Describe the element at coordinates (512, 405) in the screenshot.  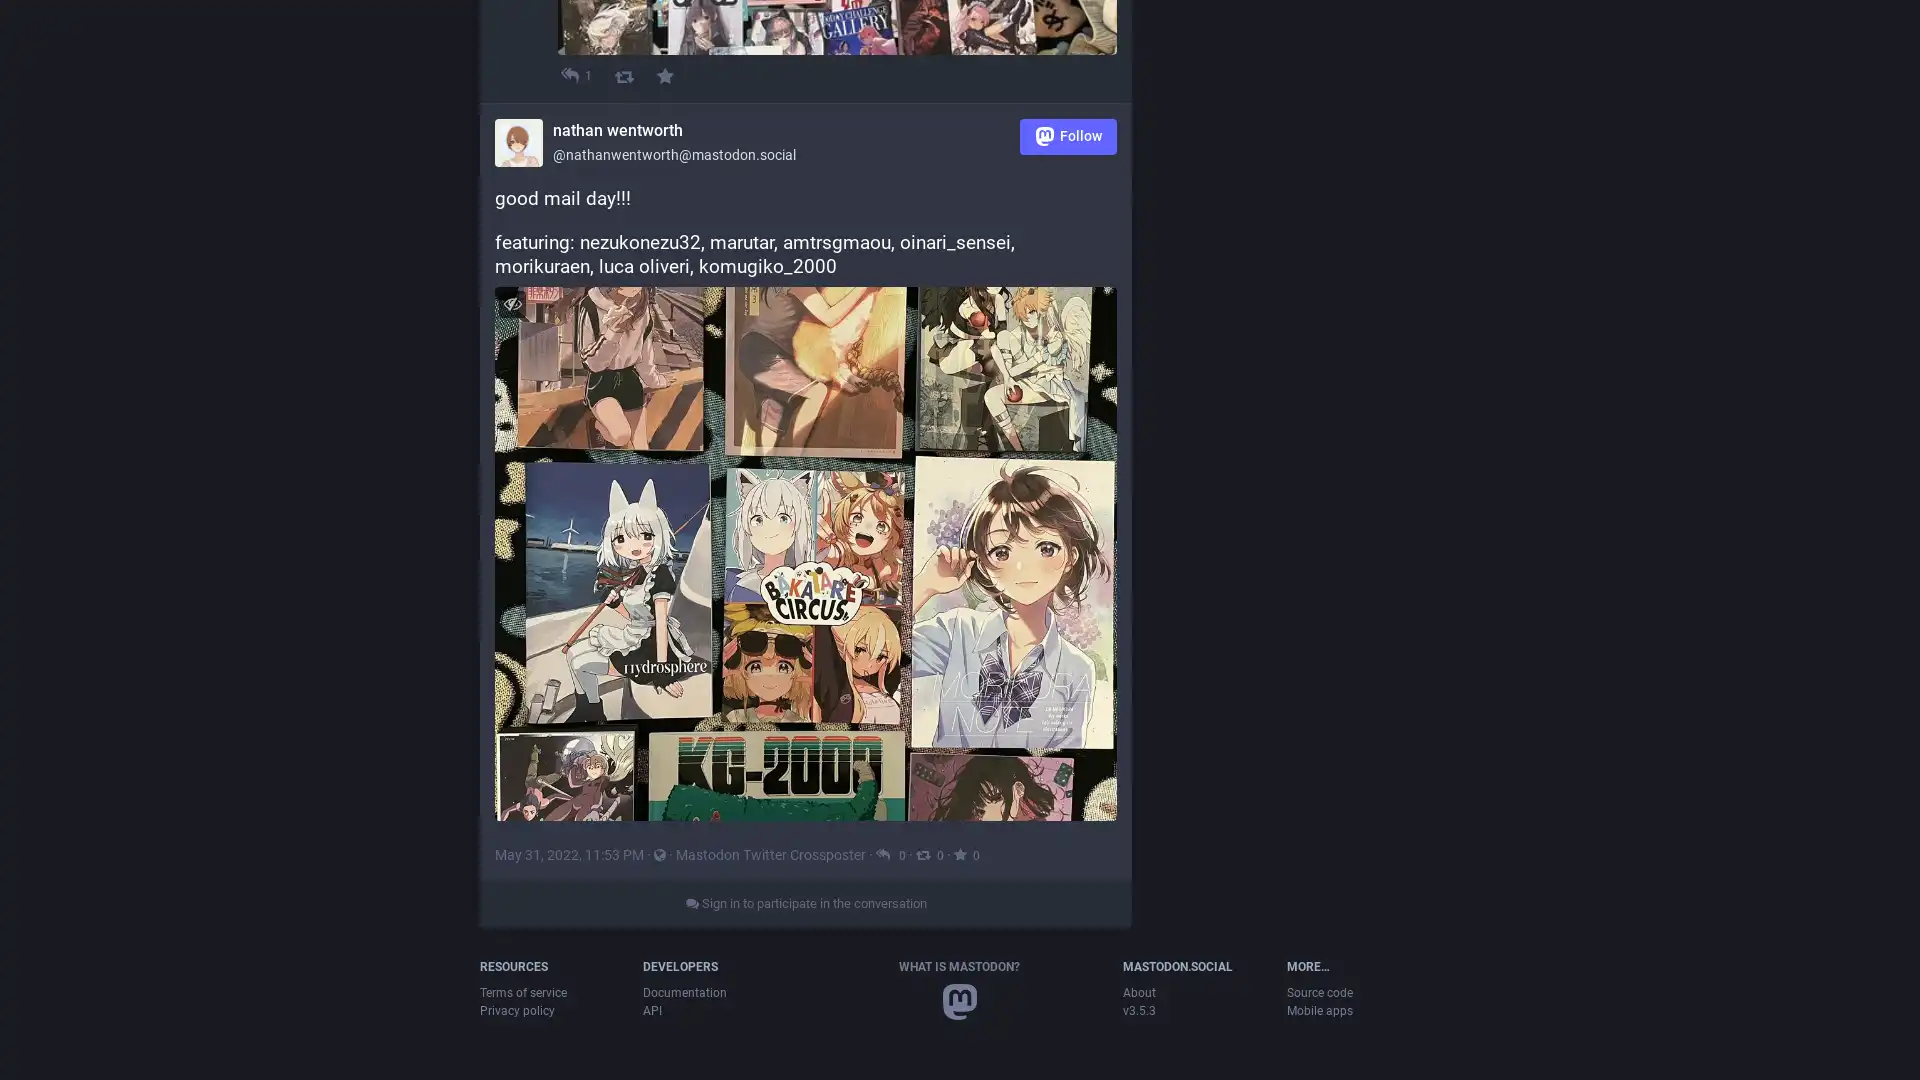
I see `Hide image` at that location.